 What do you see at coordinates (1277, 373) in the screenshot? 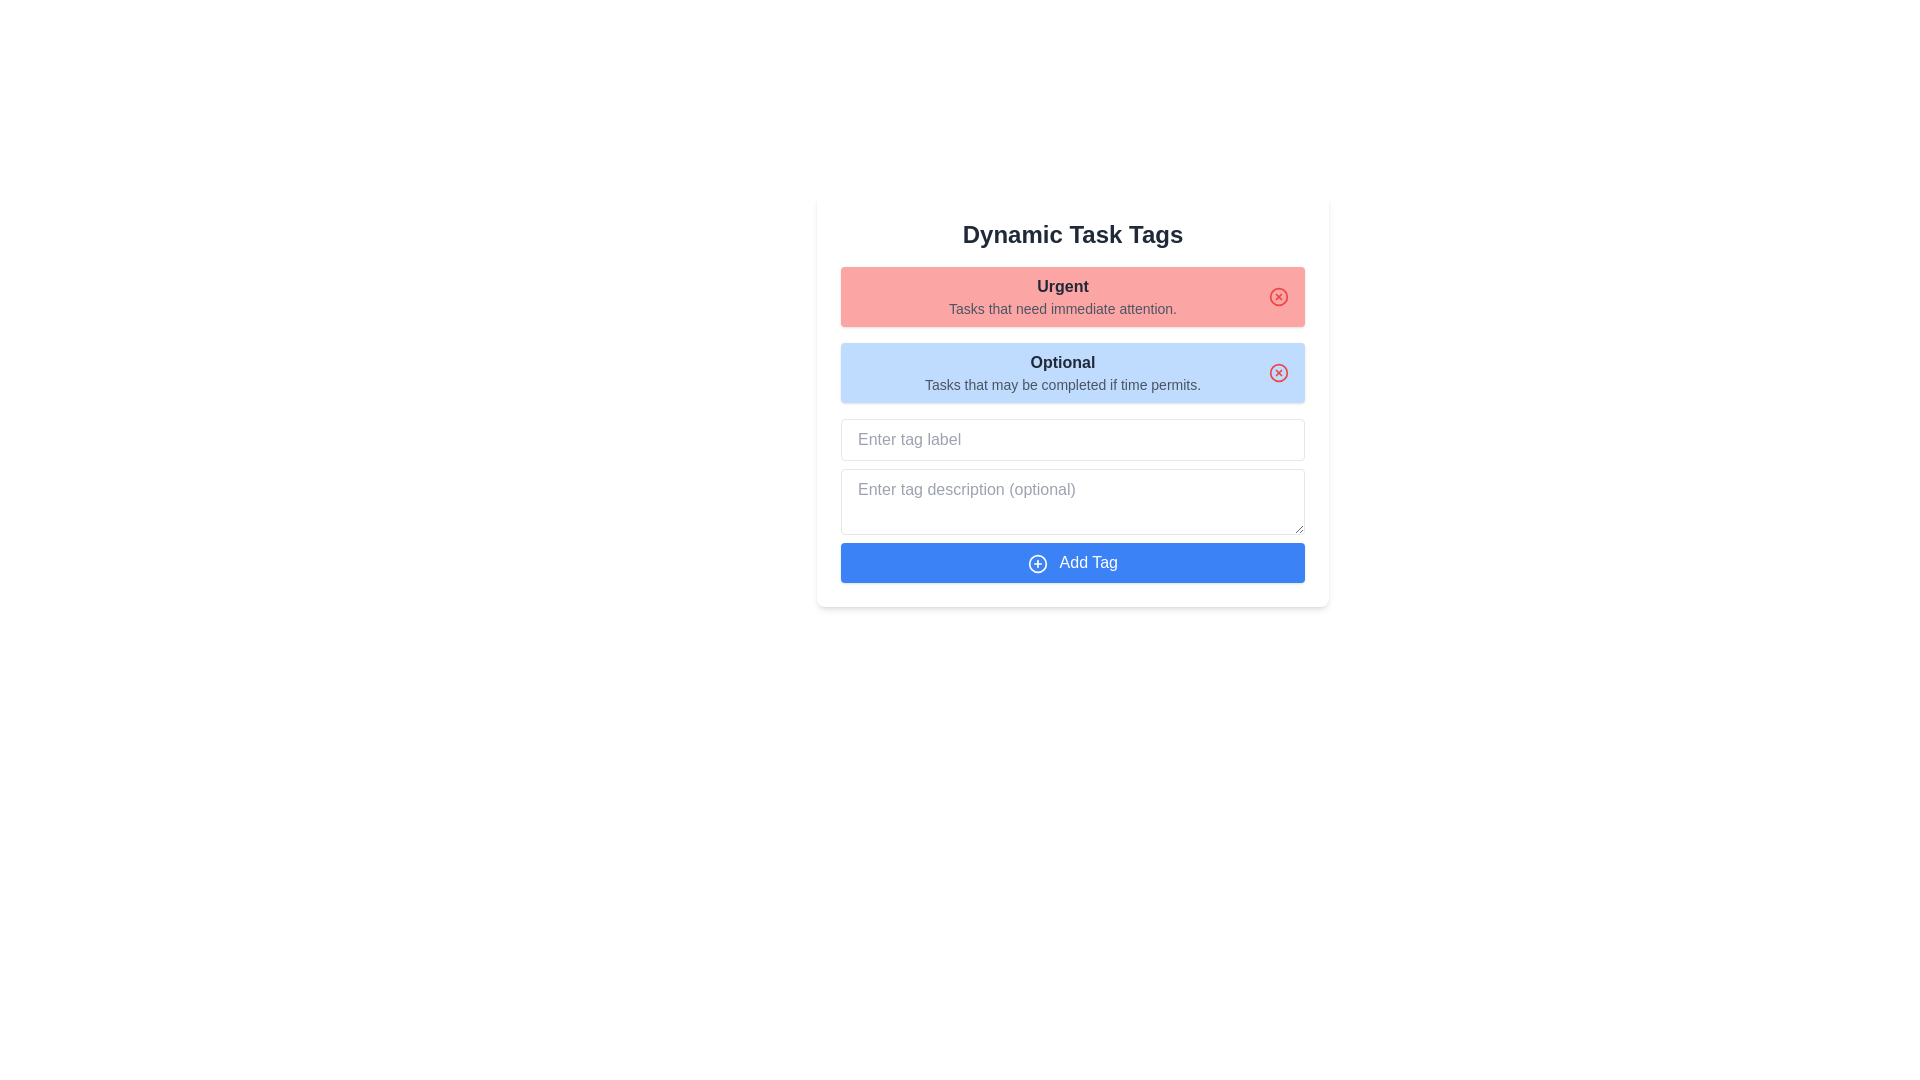
I see `the red circular 'X' icon button located in the upper-right corner of the blue box titled 'Optional'` at bounding box center [1277, 373].